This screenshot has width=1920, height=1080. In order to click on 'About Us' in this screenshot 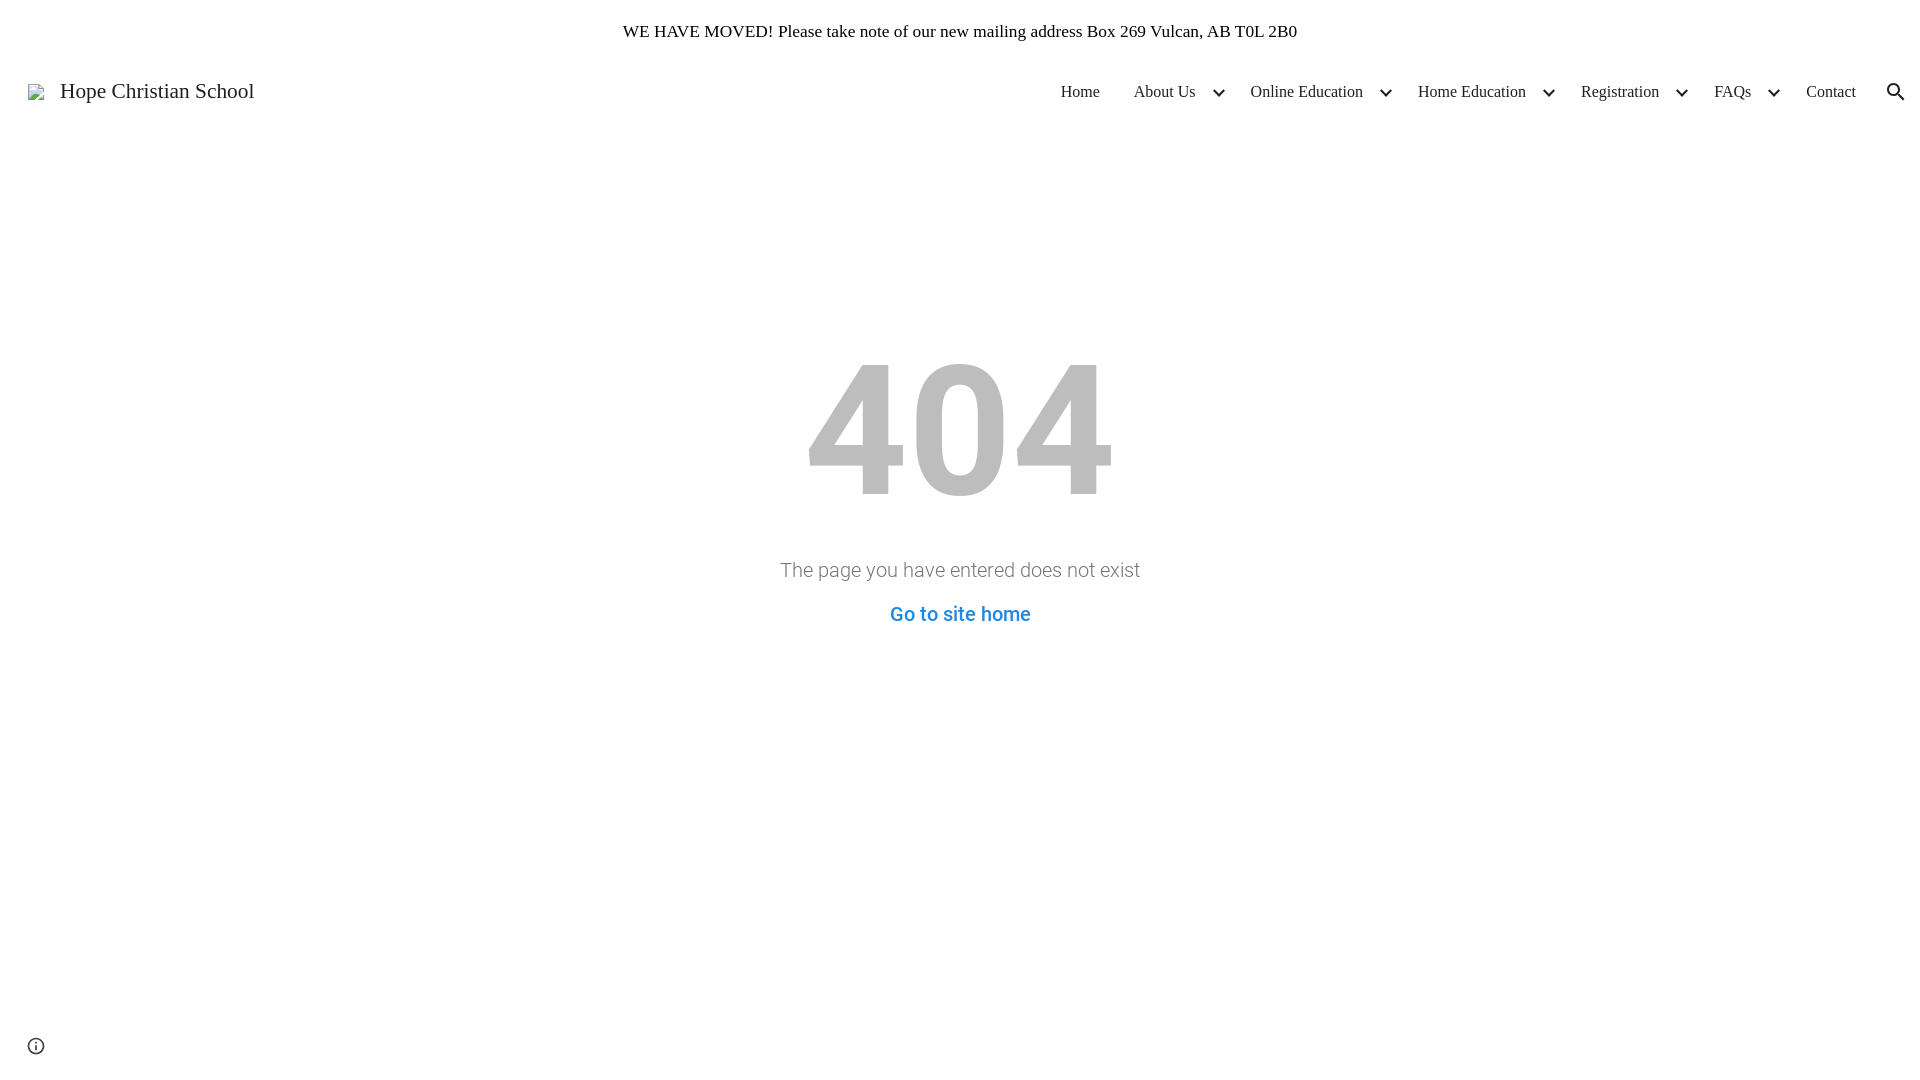, I will do `click(1165, 92)`.